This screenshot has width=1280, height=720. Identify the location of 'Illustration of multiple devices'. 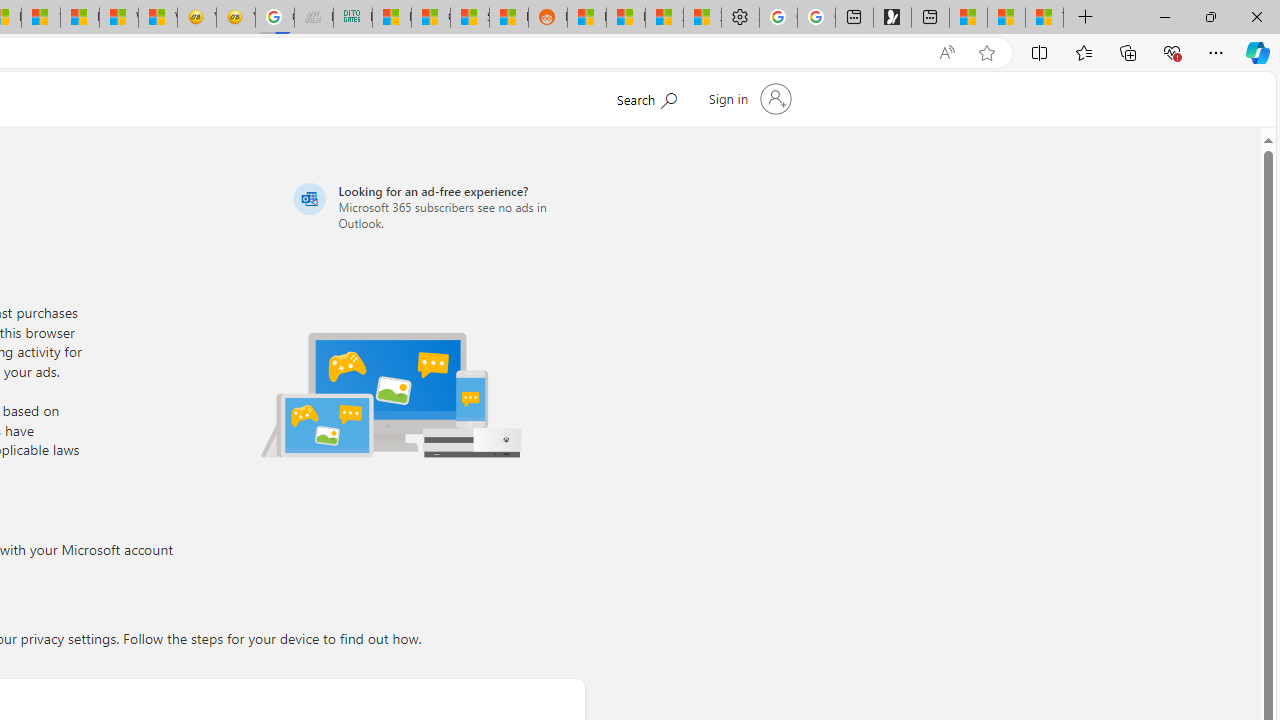
(391, 394).